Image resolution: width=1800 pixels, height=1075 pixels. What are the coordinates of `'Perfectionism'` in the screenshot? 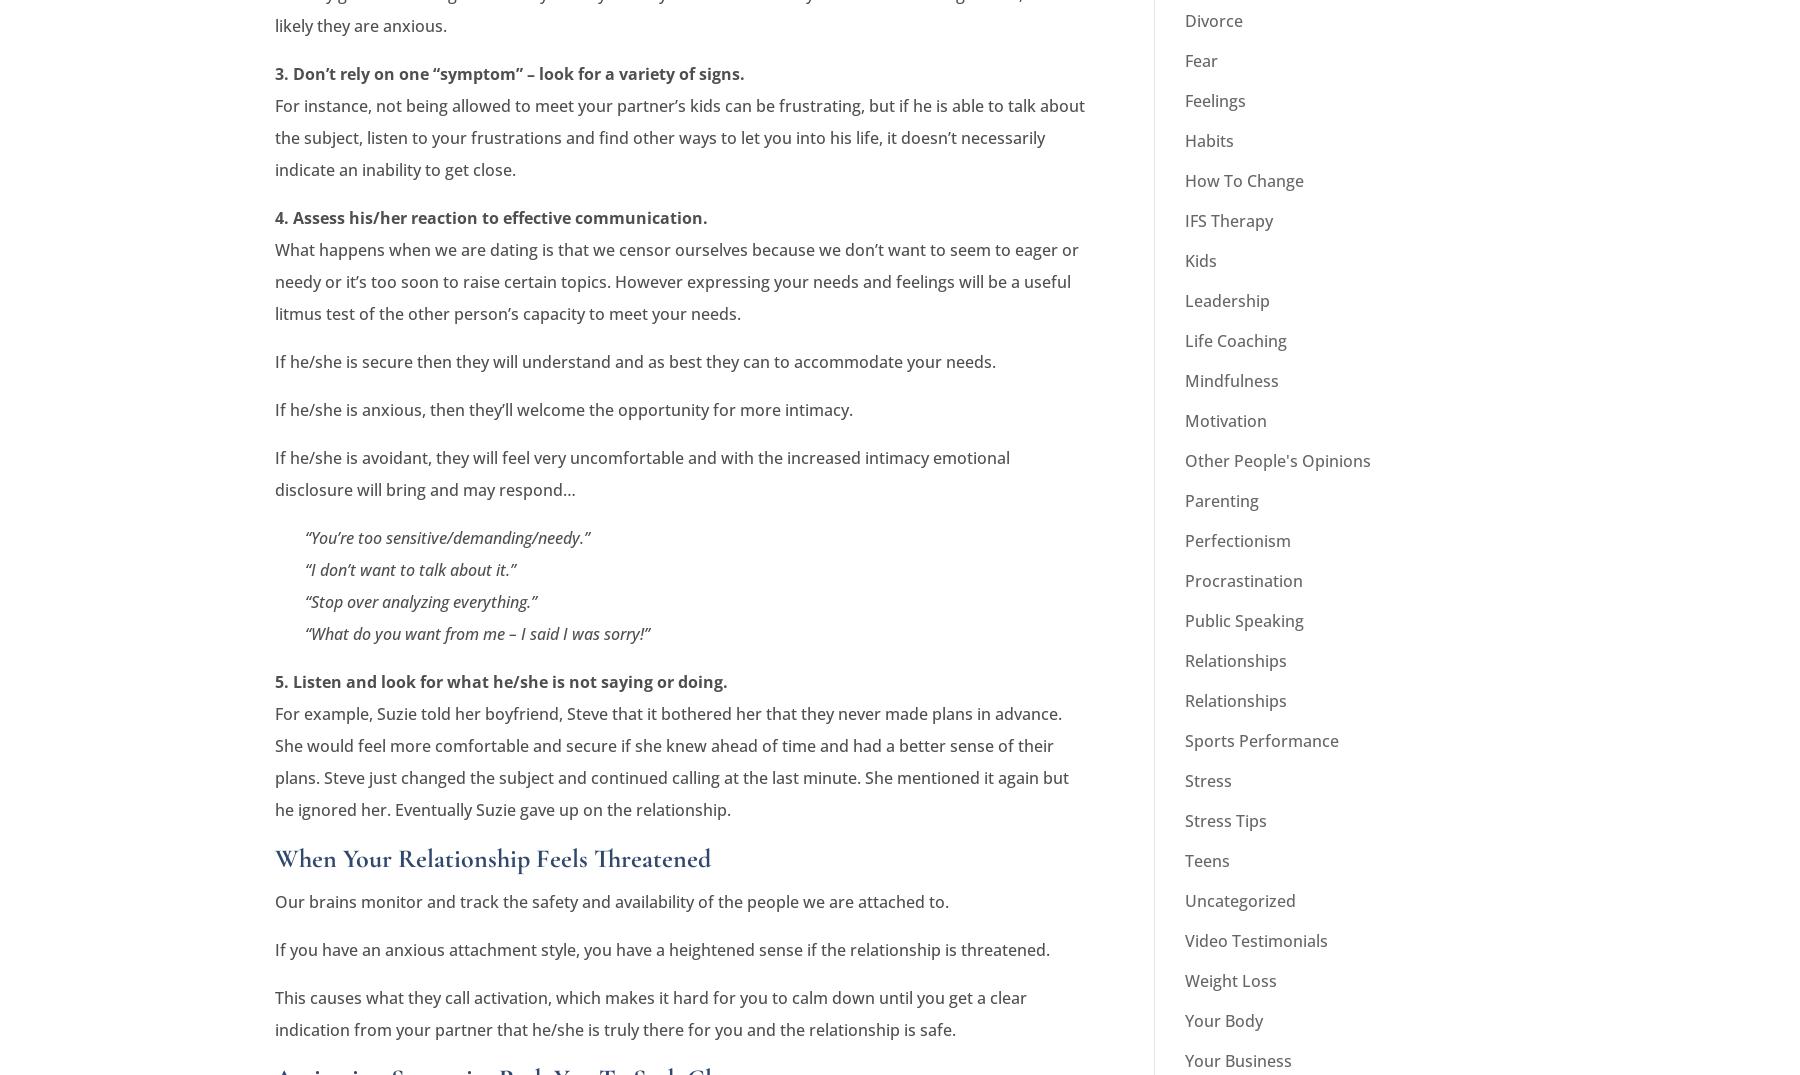 It's located at (1238, 539).